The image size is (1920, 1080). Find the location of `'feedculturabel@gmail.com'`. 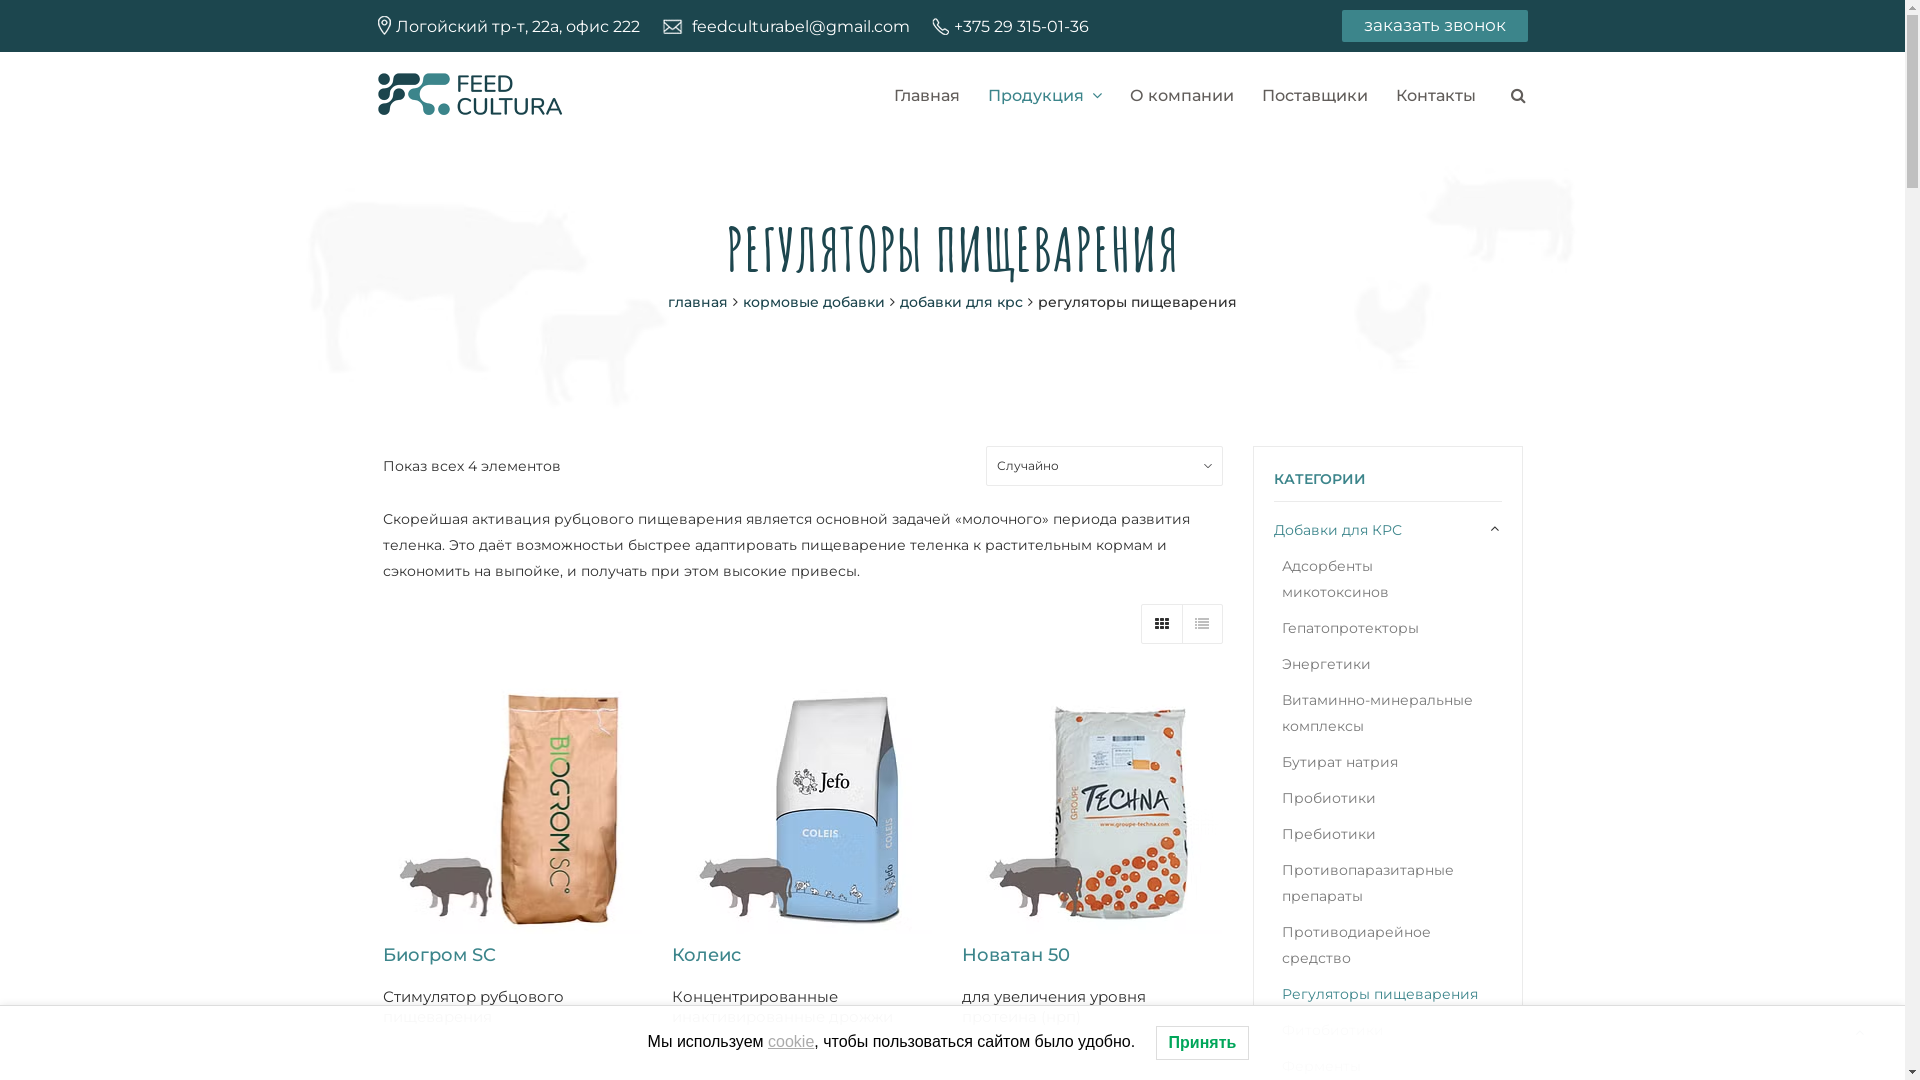

'feedculturabel@gmail.com' is located at coordinates (801, 26).